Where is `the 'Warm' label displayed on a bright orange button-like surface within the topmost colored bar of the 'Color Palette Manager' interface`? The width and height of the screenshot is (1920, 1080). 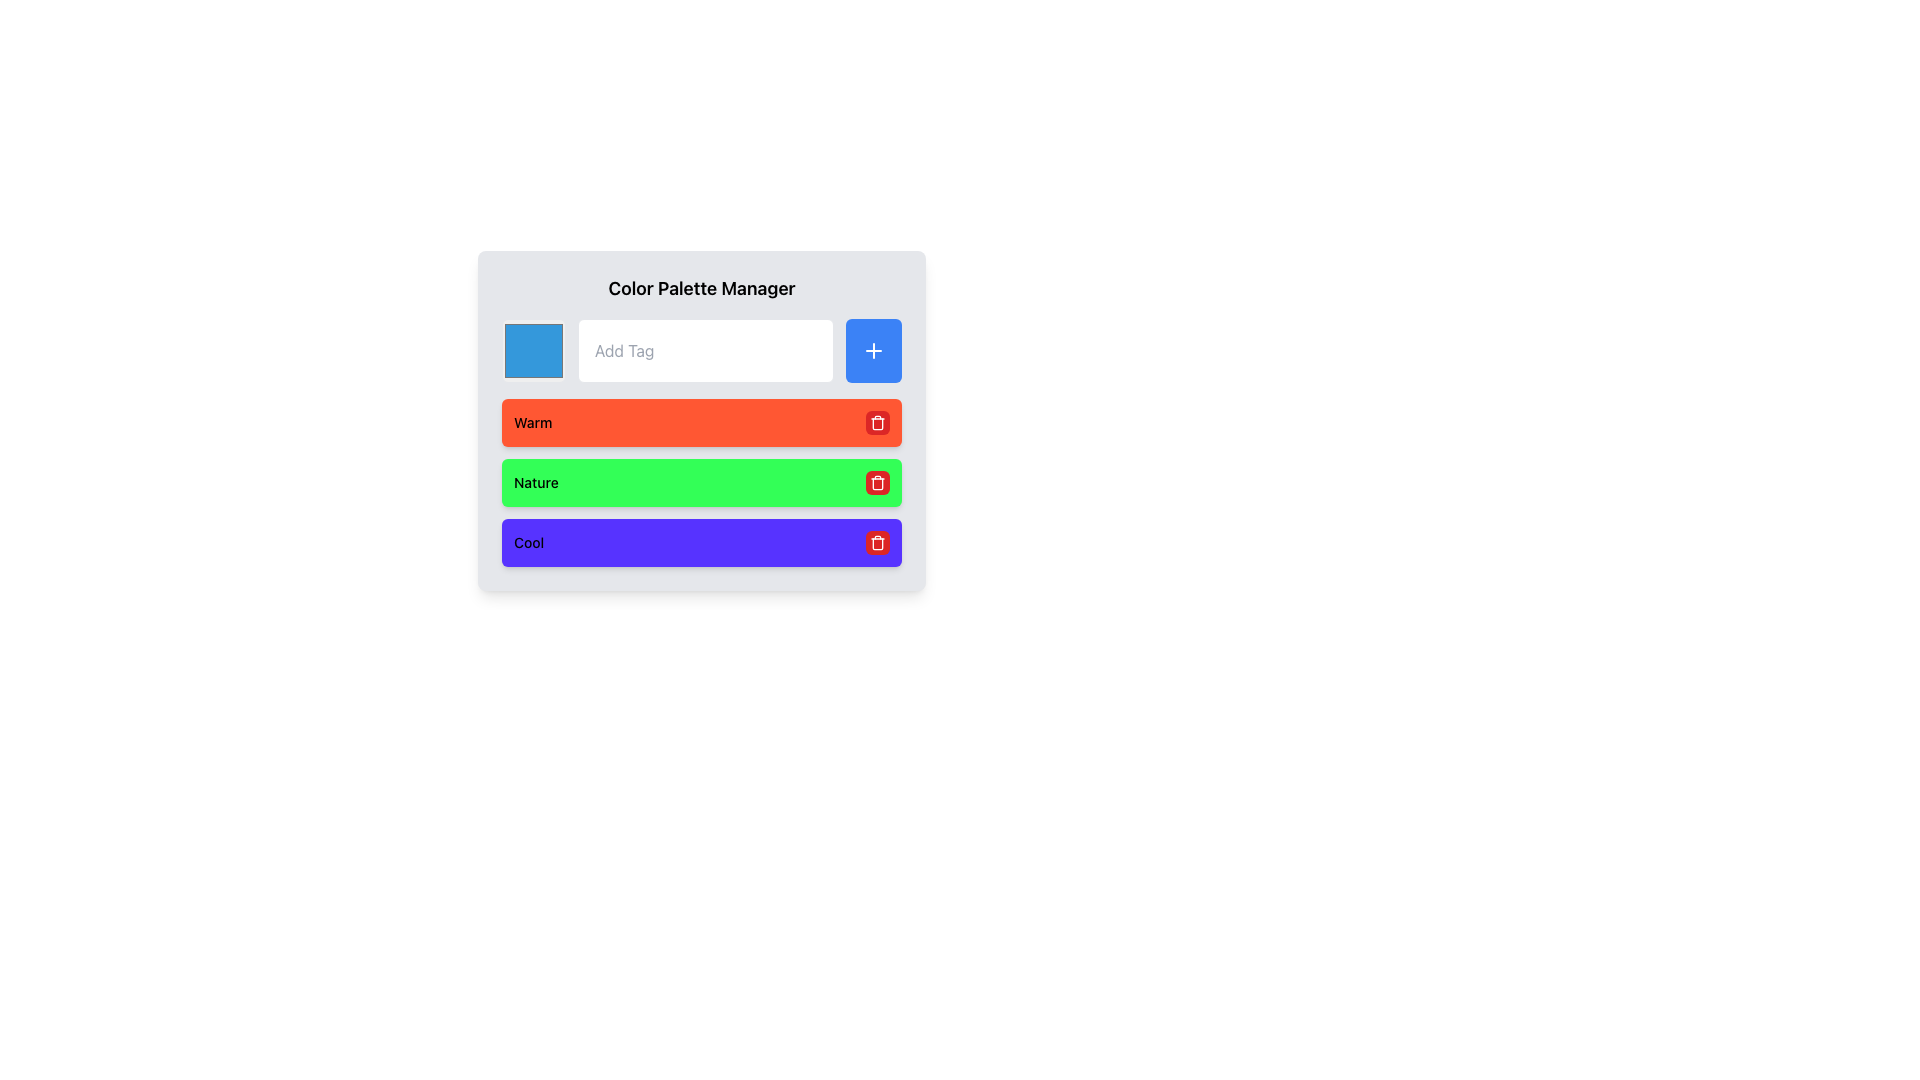
the 'Warm' label displayed on a bright orange button-like surface within the topmost colored bar of the 'Color Palette Manager' interface is located at coordinates (533, 422).